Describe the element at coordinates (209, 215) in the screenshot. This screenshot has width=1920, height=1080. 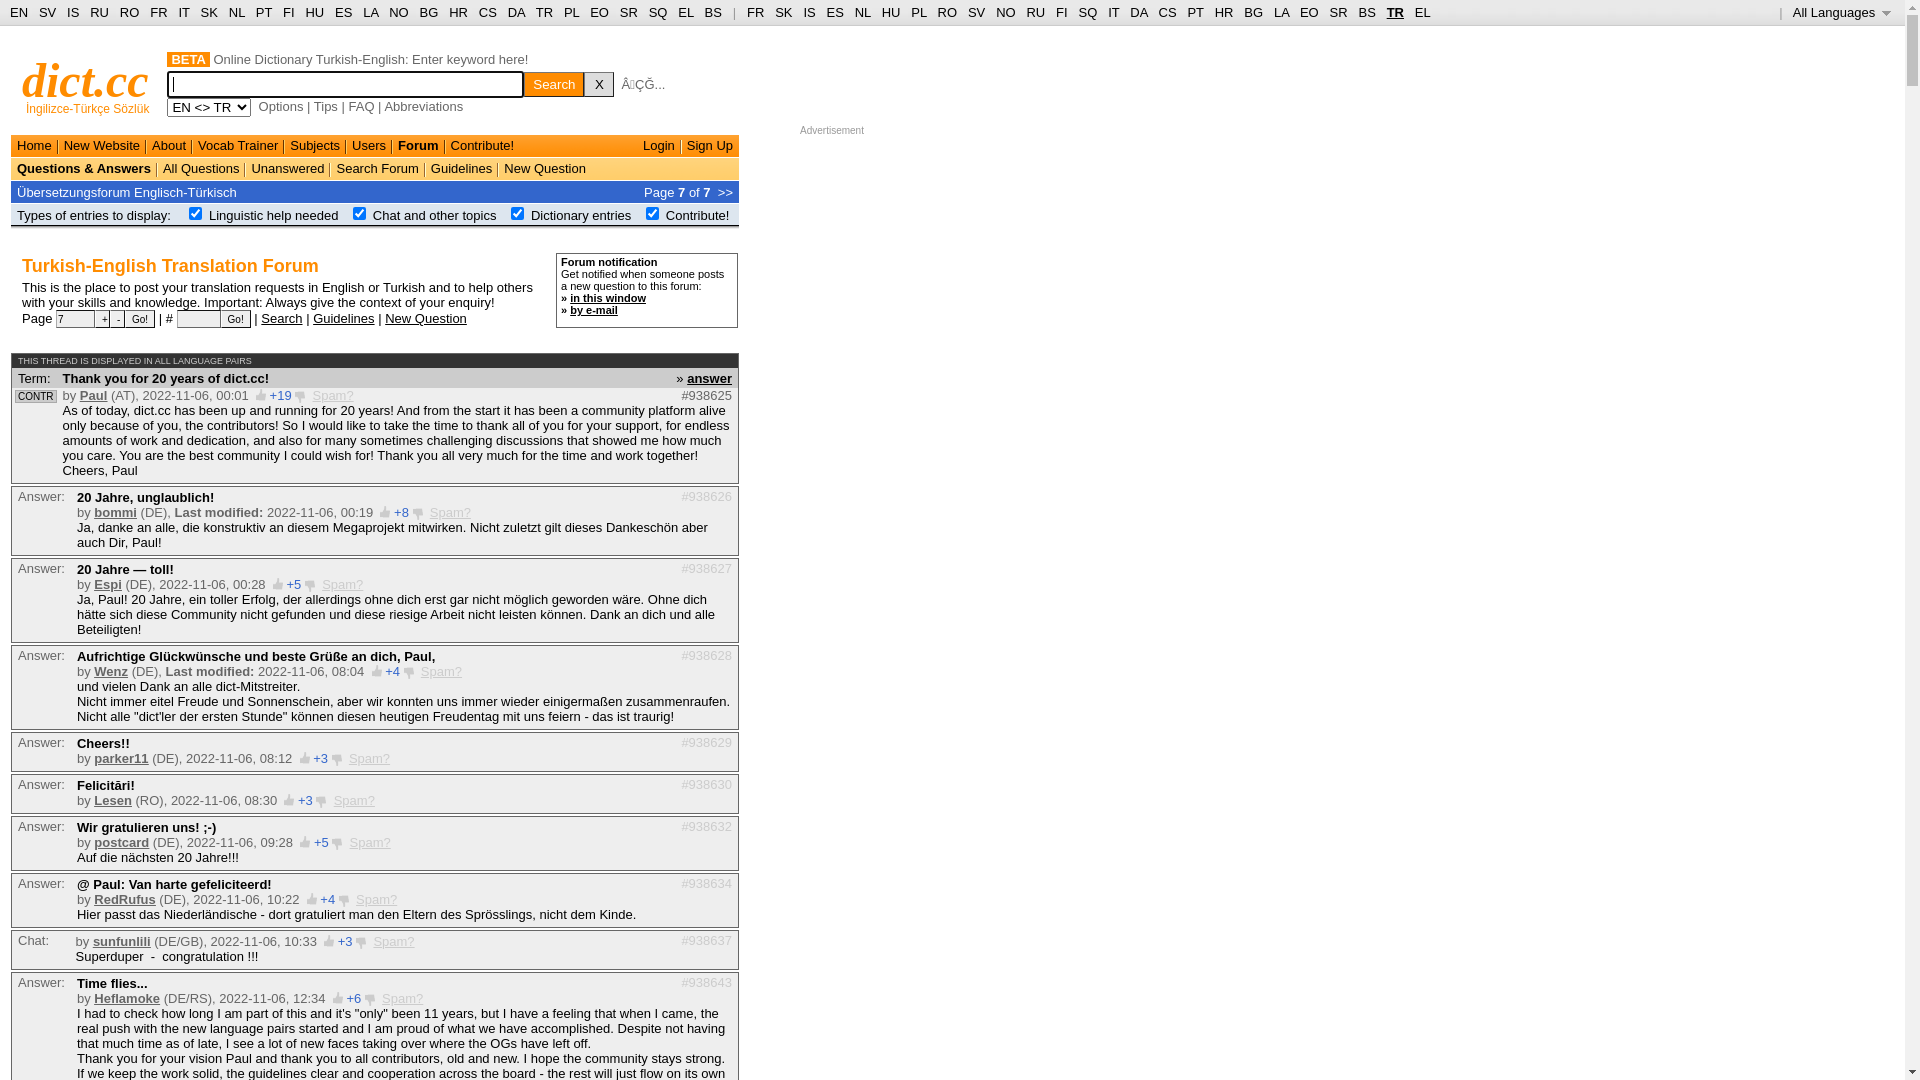
I see `'Linguistic help needed'` at that location.